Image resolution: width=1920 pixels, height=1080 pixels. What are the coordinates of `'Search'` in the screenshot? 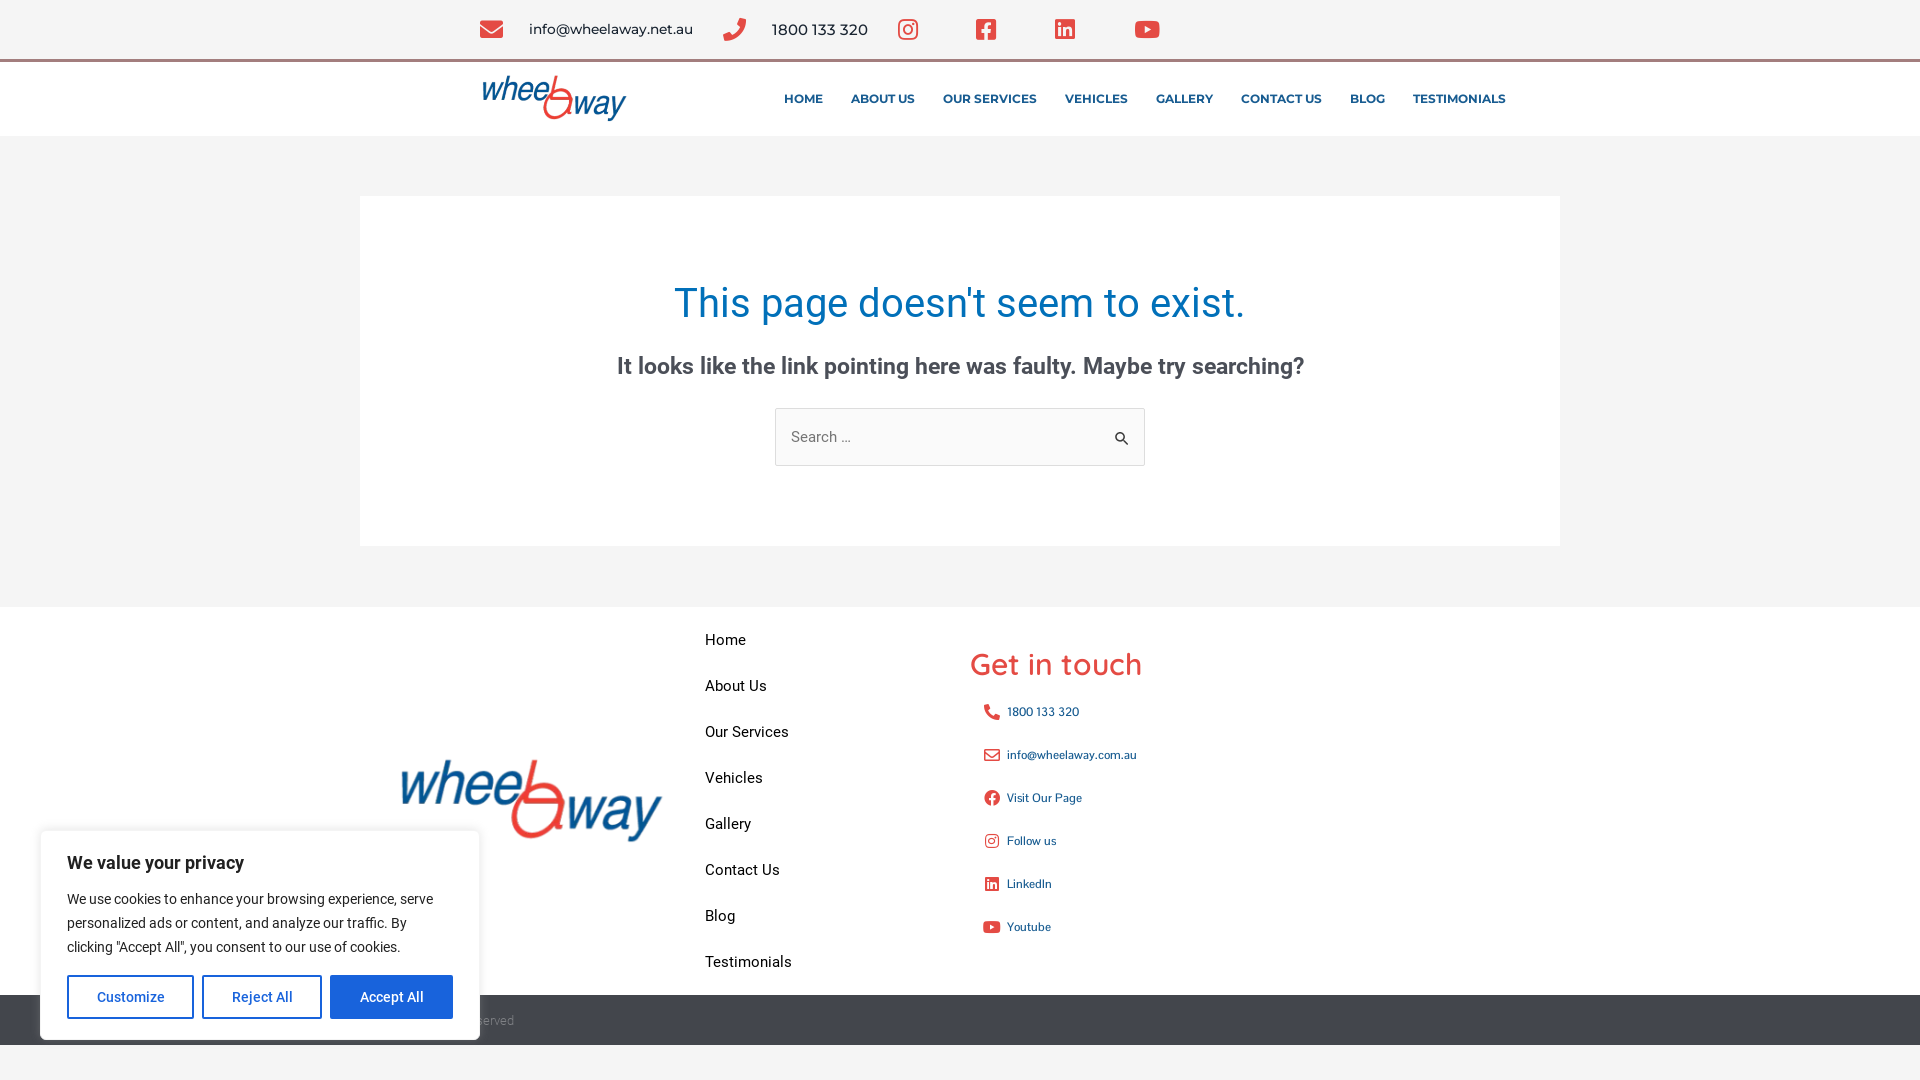 It's located at (1122, 427).